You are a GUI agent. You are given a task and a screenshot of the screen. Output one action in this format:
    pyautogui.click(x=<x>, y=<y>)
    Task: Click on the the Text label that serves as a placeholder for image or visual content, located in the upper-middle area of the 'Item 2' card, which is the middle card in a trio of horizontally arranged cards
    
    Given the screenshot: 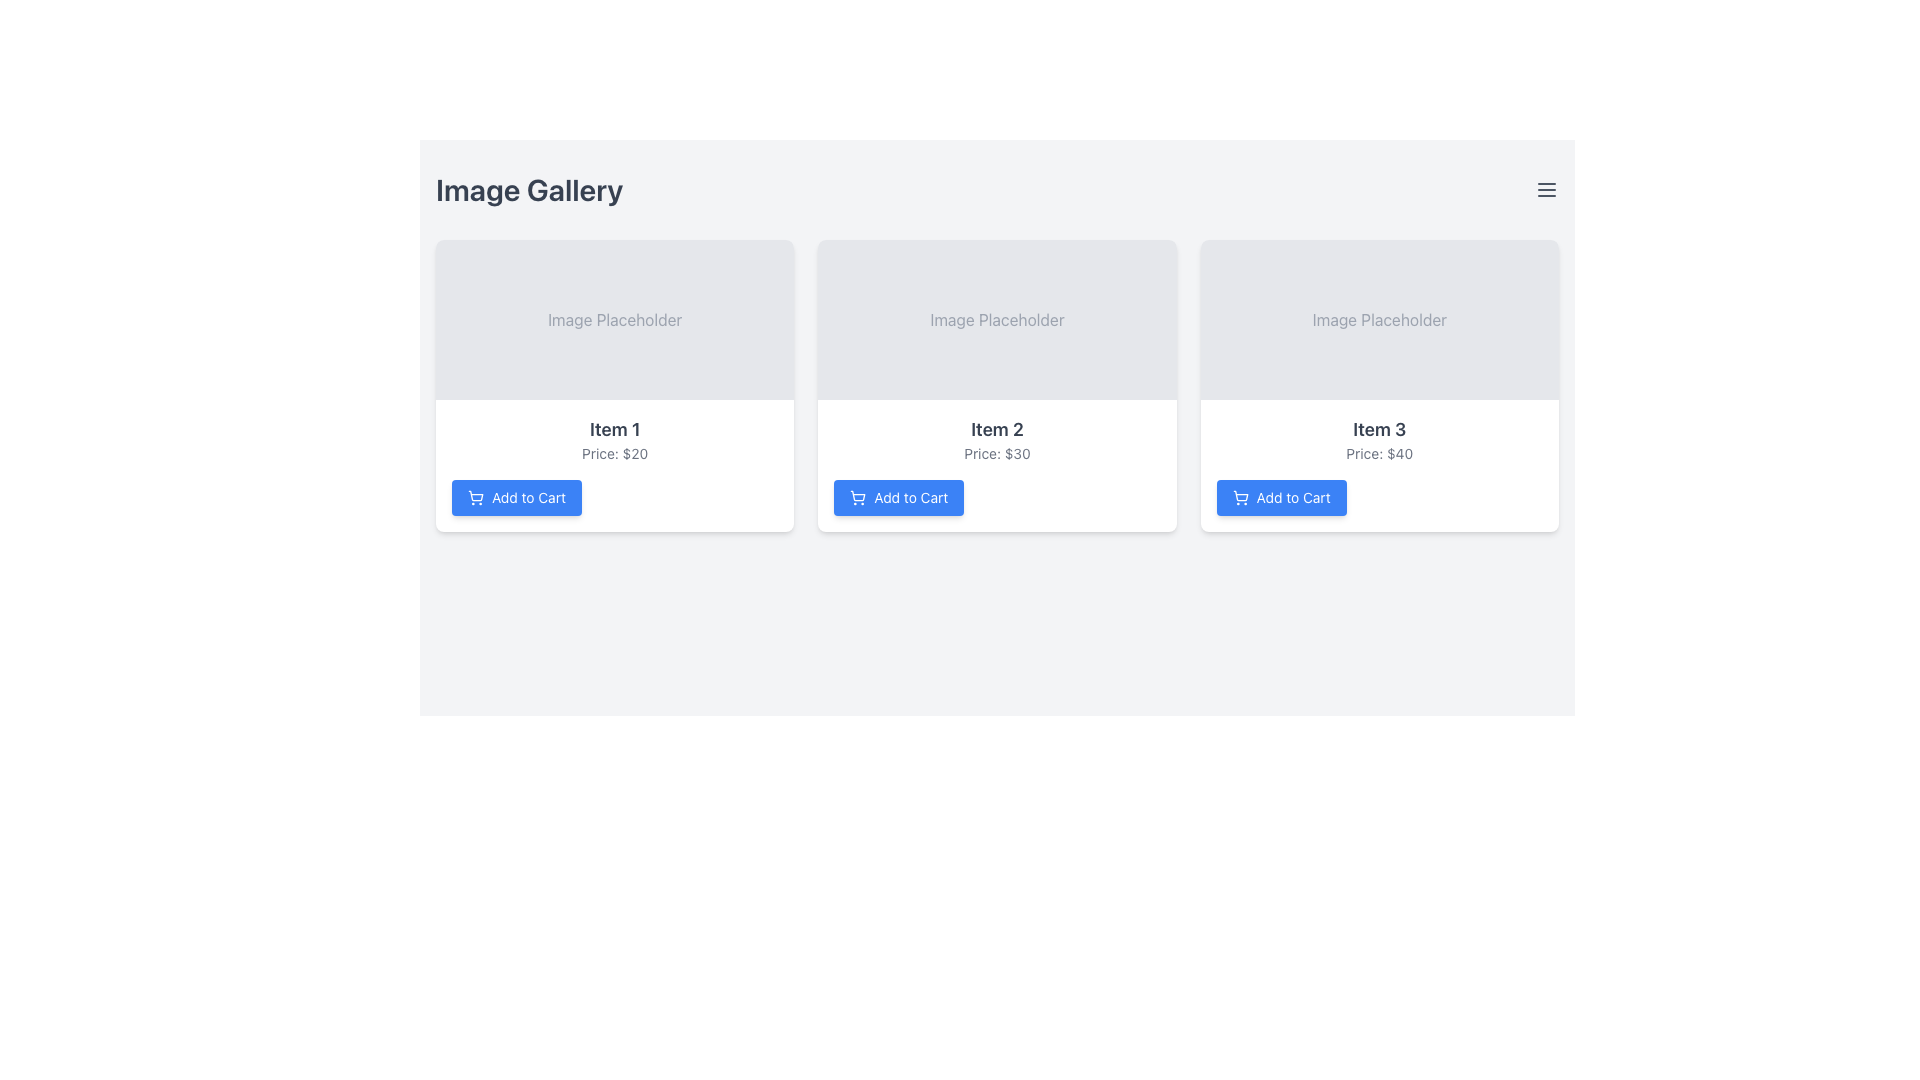 What is the action you would take?
    pyautogui.click(x=997, y=319)
    